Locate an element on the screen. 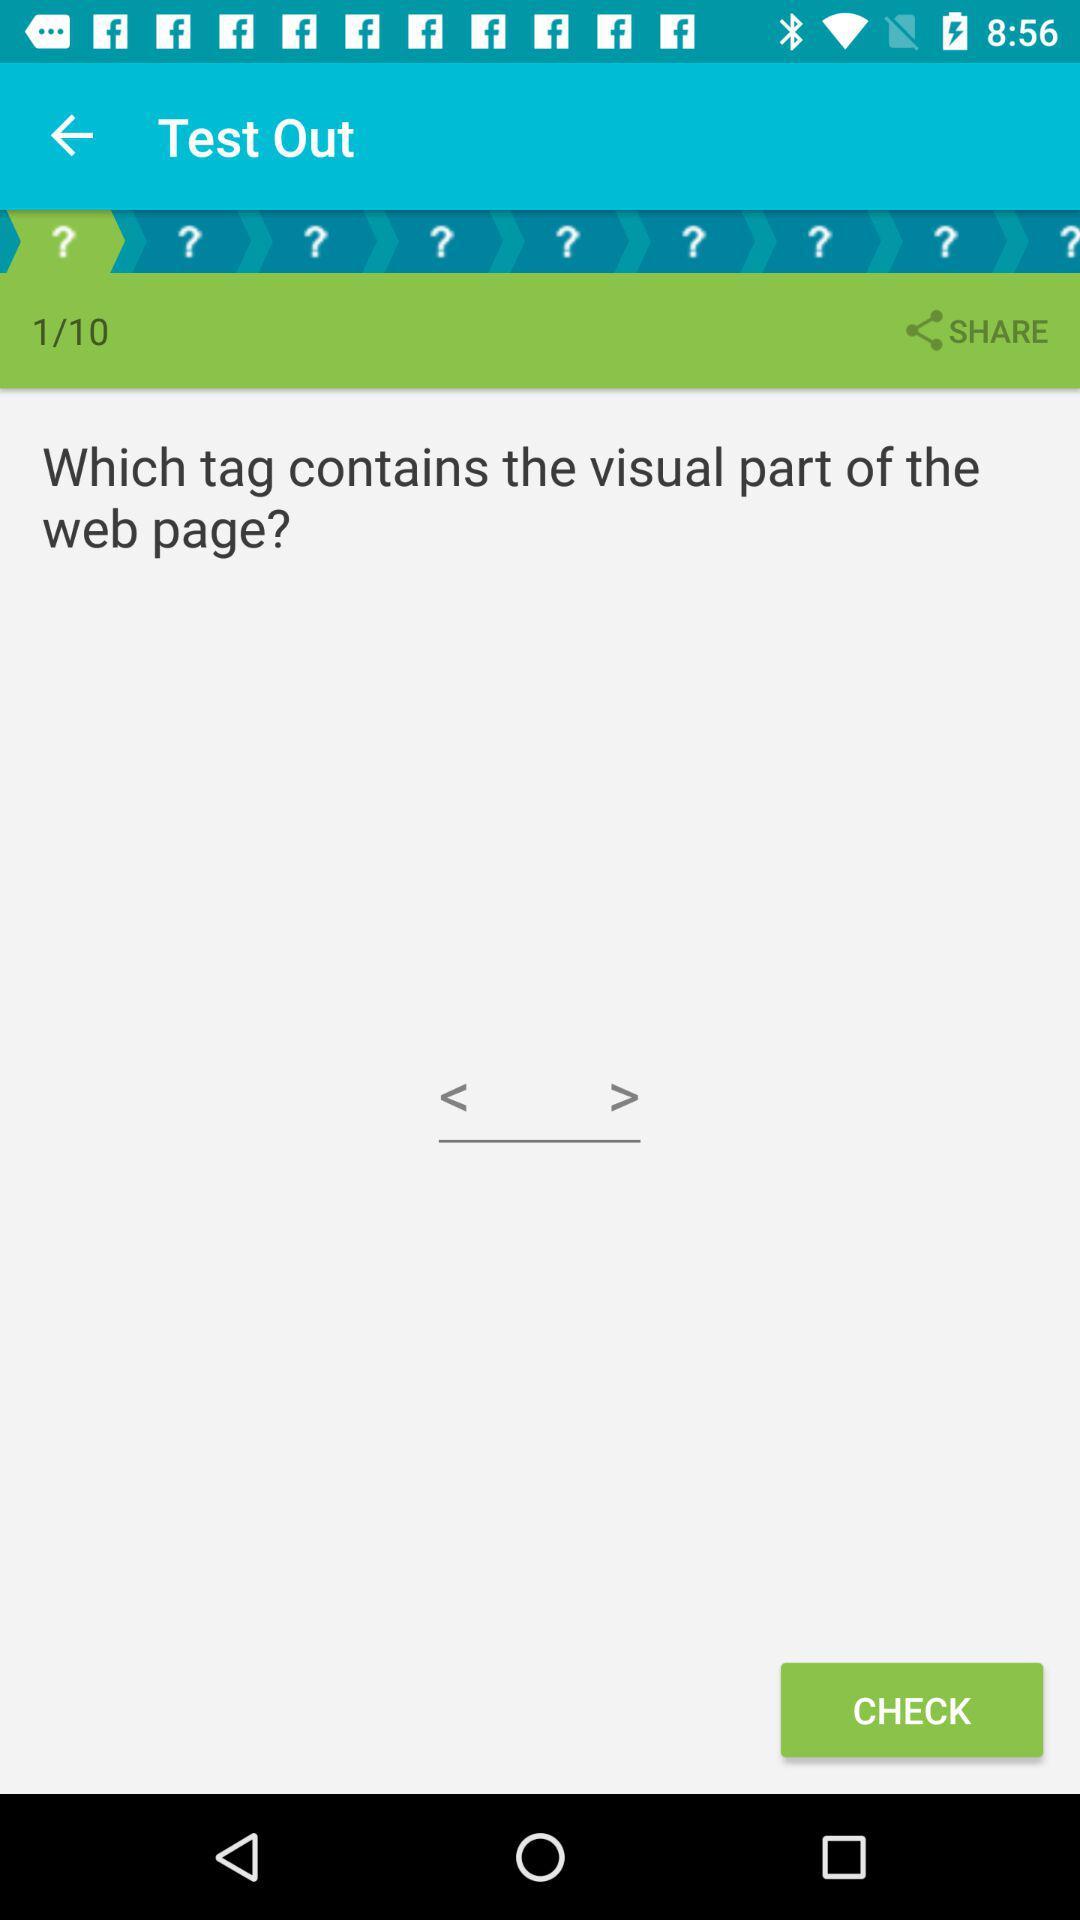  question selection is located at coordinates (945, 240).